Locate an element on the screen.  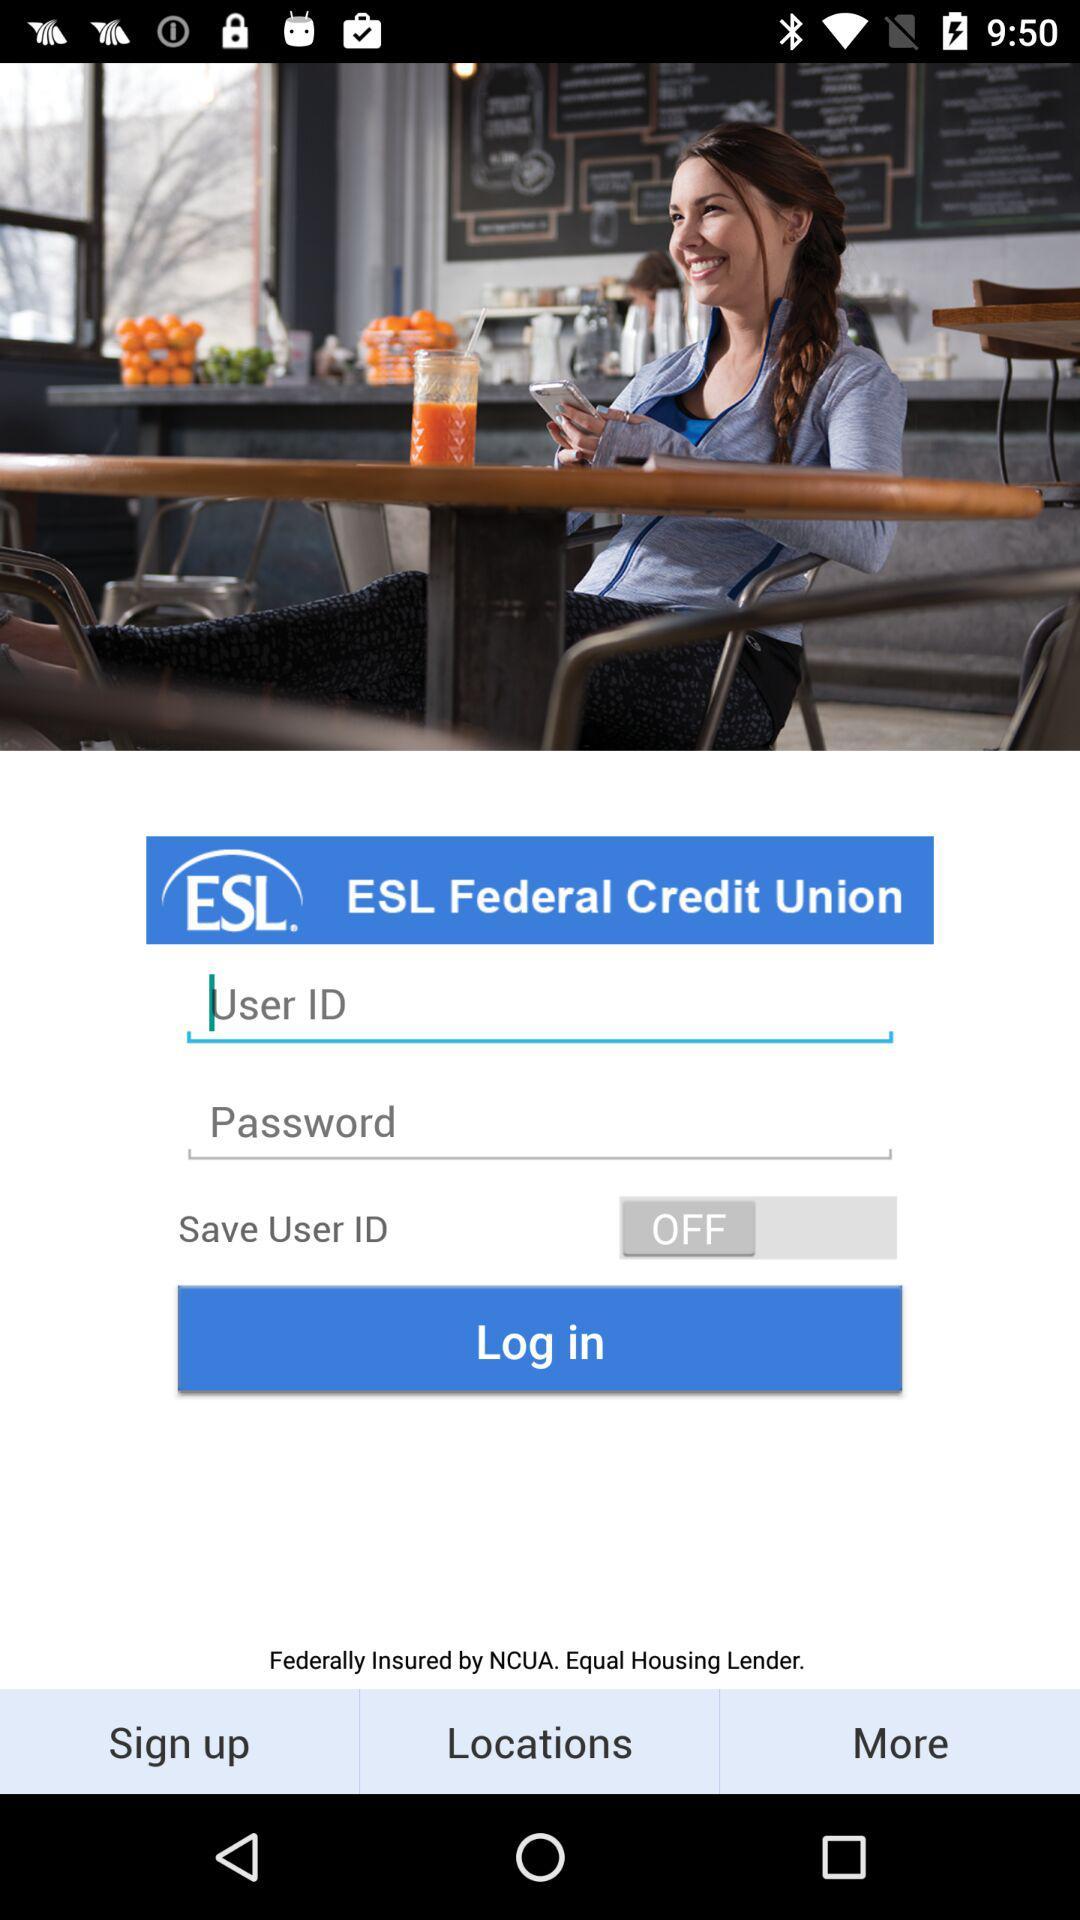
log in is located at coordinates (540, 1340).